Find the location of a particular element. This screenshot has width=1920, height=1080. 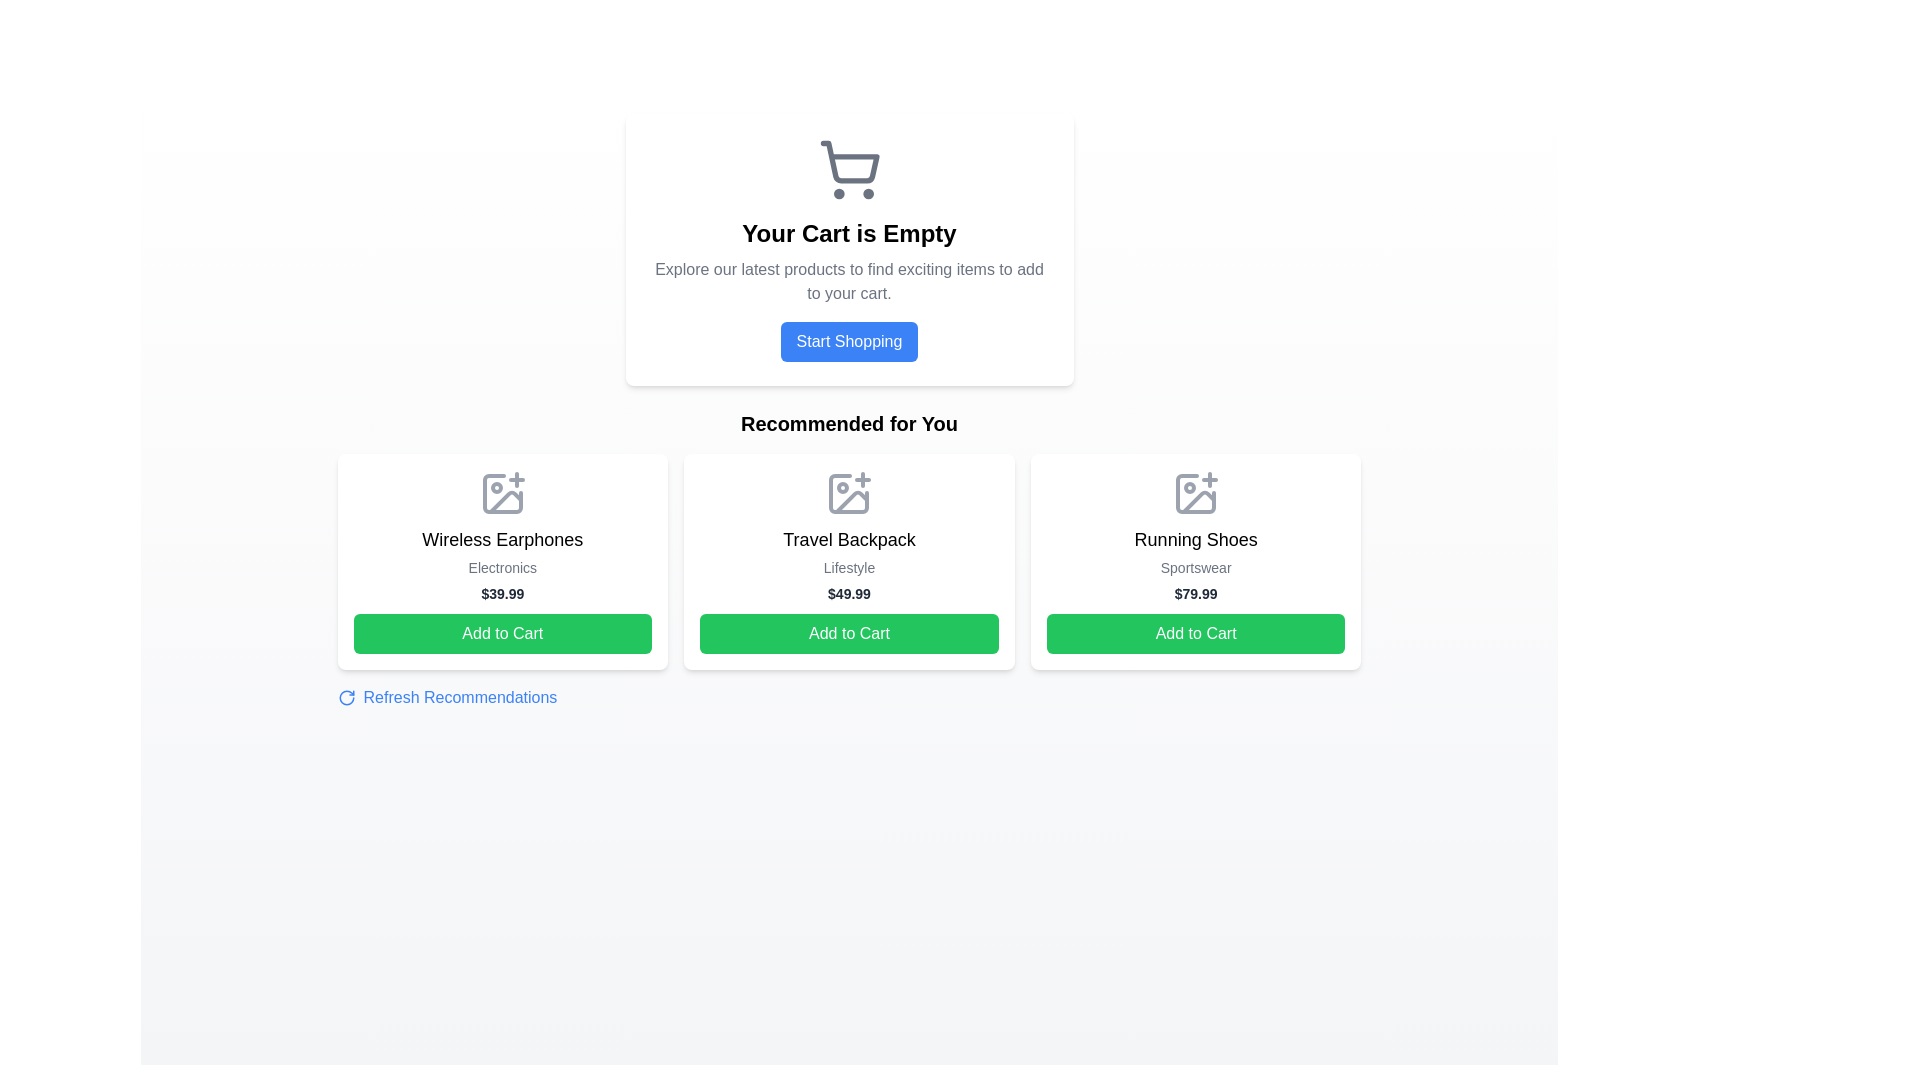

the SVG-based icon depicting a photograph with a mountain and sun outline, located in the top-left corner of the 'Travel Backpack' card under the 'Recommended for You' section is located at coordinates (849, 493).